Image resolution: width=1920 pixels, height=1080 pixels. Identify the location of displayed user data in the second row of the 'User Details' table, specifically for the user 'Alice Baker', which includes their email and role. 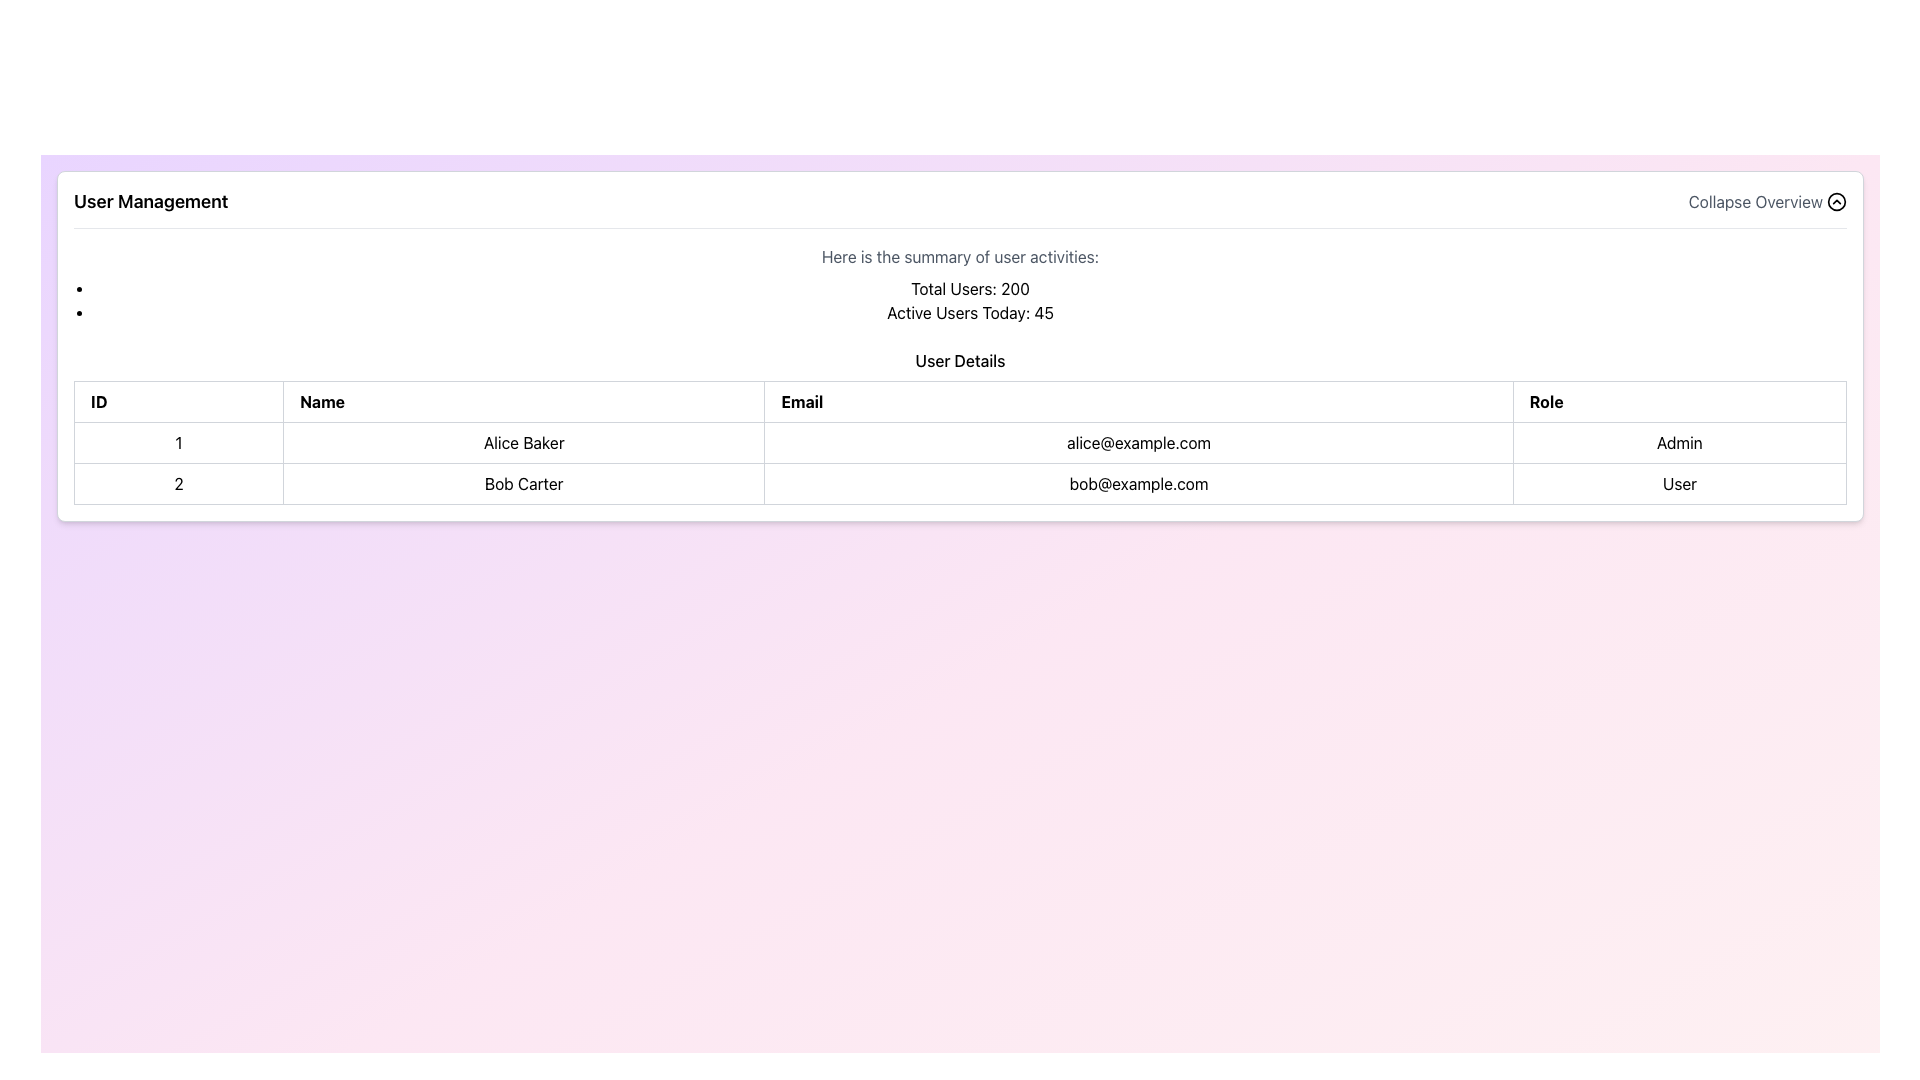
(960, 463).